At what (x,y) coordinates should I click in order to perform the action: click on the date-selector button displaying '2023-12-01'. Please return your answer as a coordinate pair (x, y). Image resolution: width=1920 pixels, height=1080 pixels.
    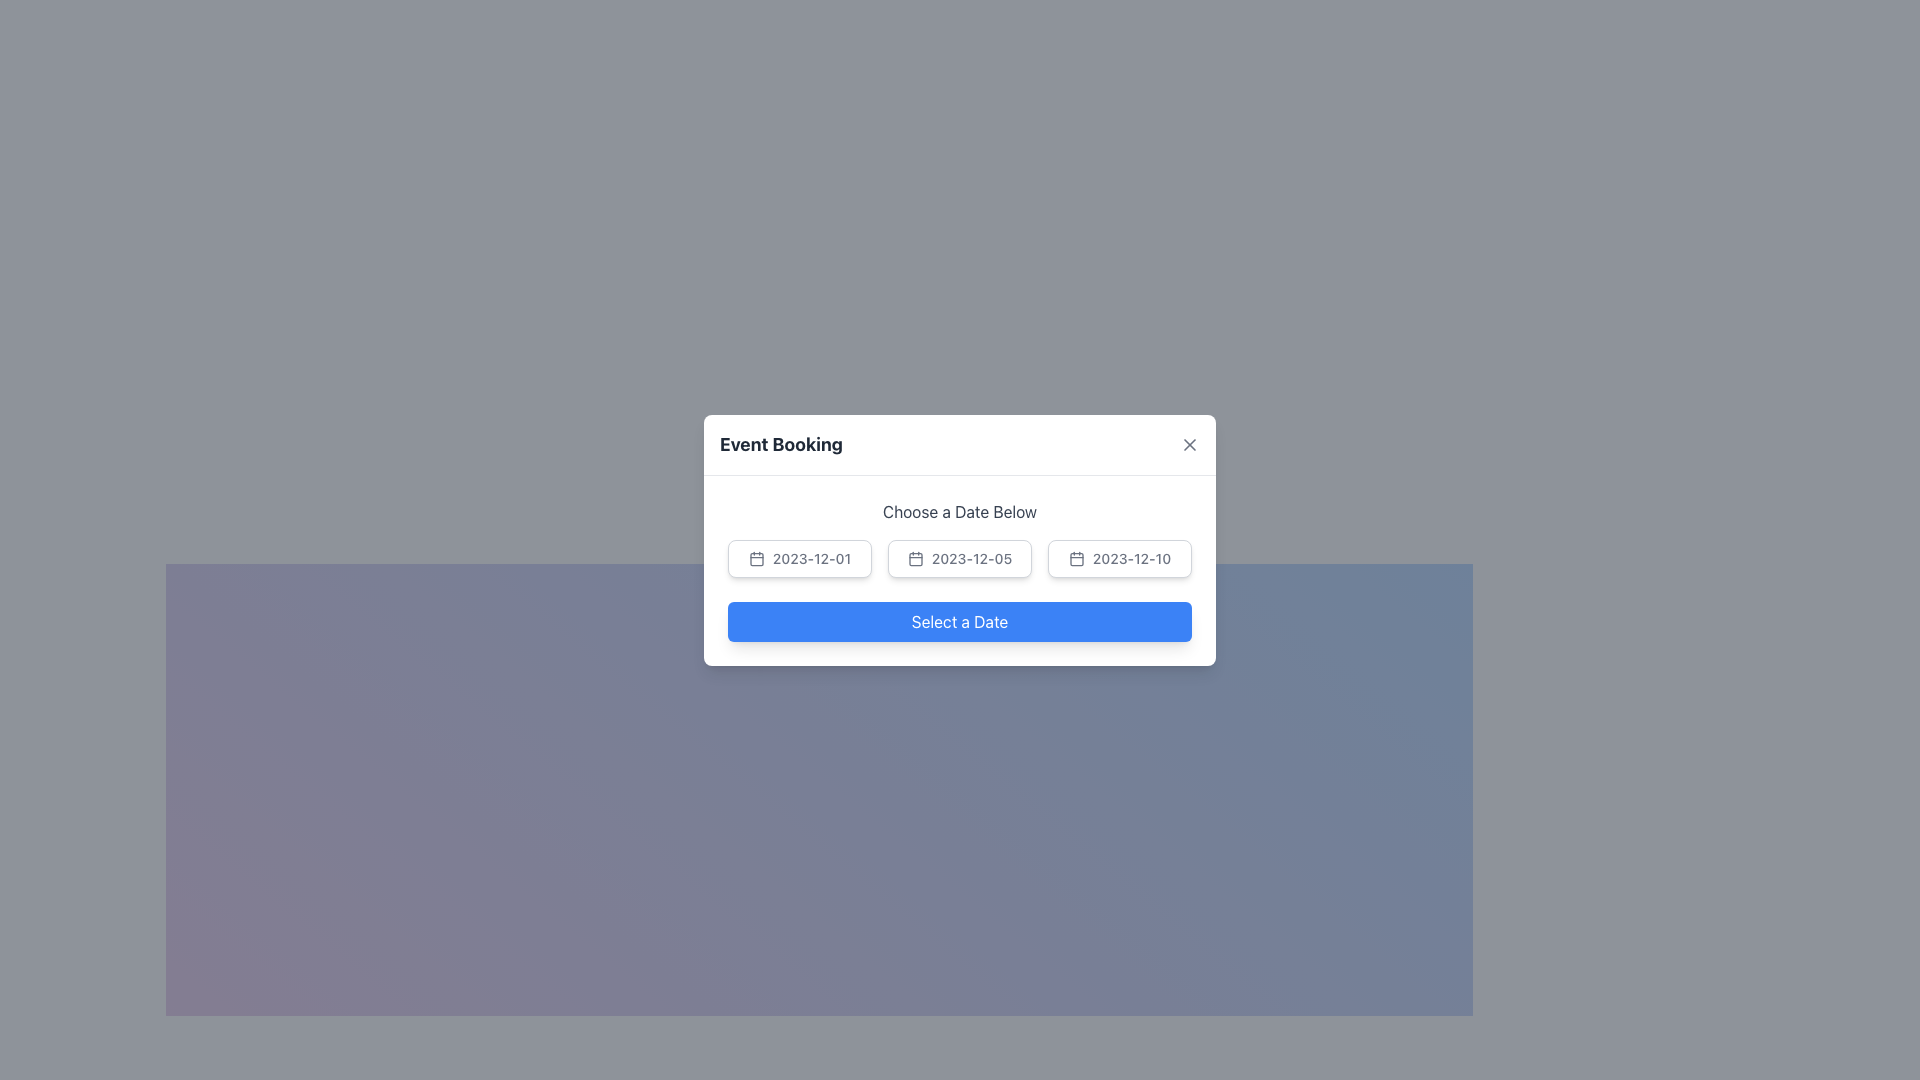
    Looking at the image, I should click on (800, 558).